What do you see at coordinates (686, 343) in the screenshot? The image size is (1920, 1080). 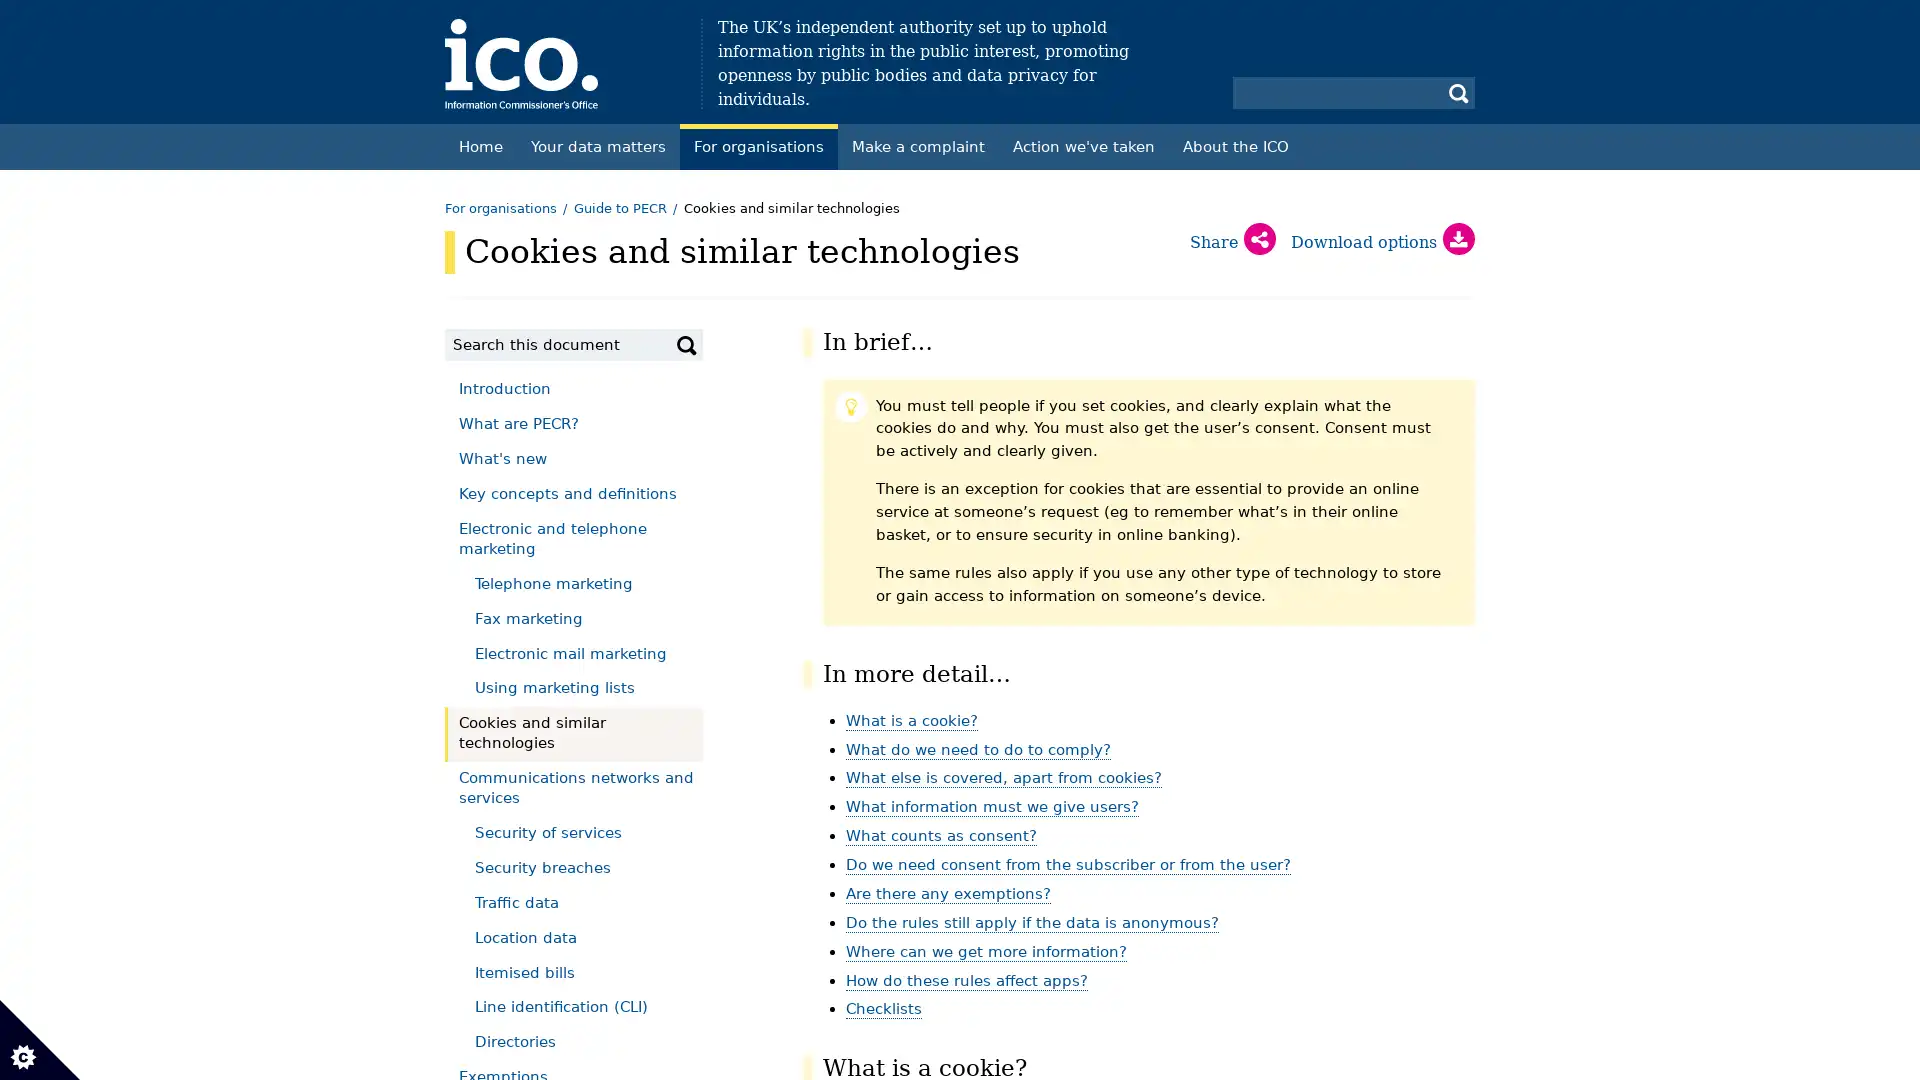 I see `Search` at bounding box center [686, 343].